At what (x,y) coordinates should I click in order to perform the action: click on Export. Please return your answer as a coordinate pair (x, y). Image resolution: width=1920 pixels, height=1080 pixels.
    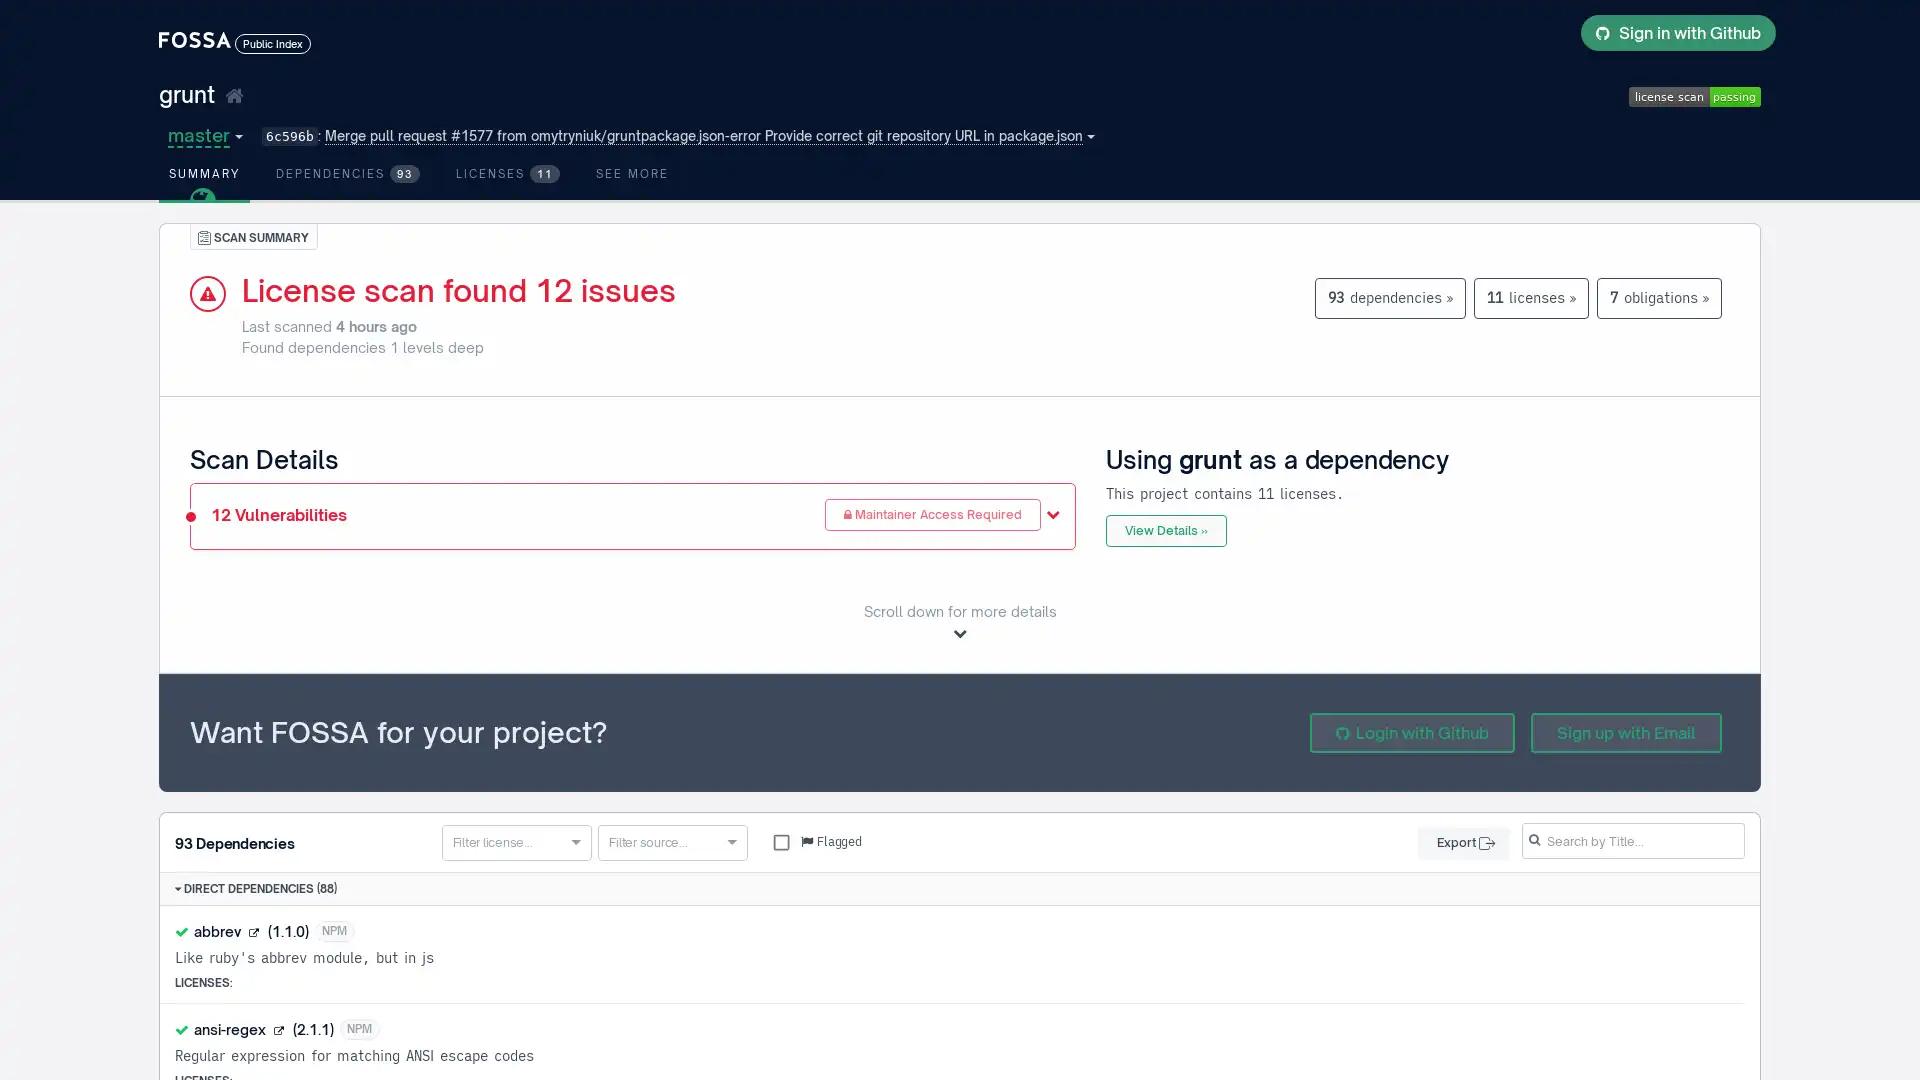
    Looking at the image, I should click on (1464, 841).